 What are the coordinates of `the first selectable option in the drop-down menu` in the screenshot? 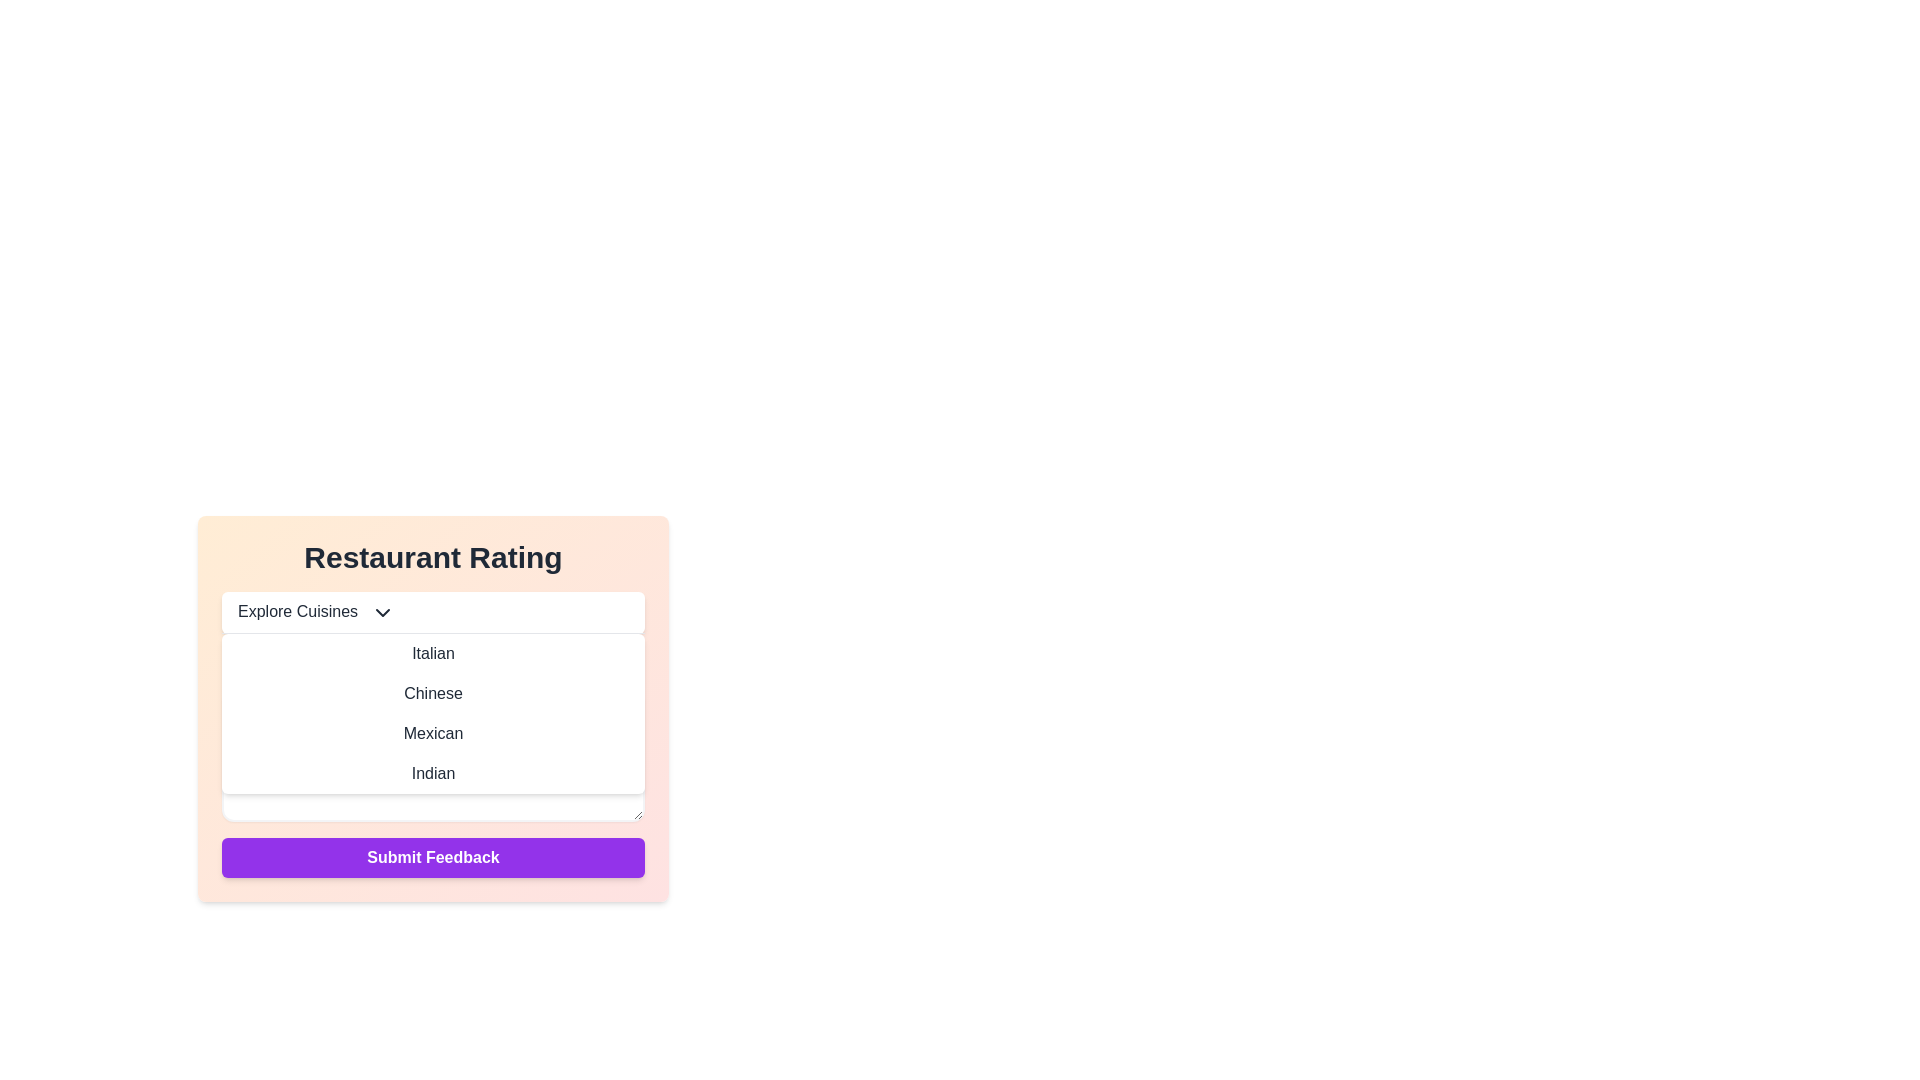 It's located at (432, 653).